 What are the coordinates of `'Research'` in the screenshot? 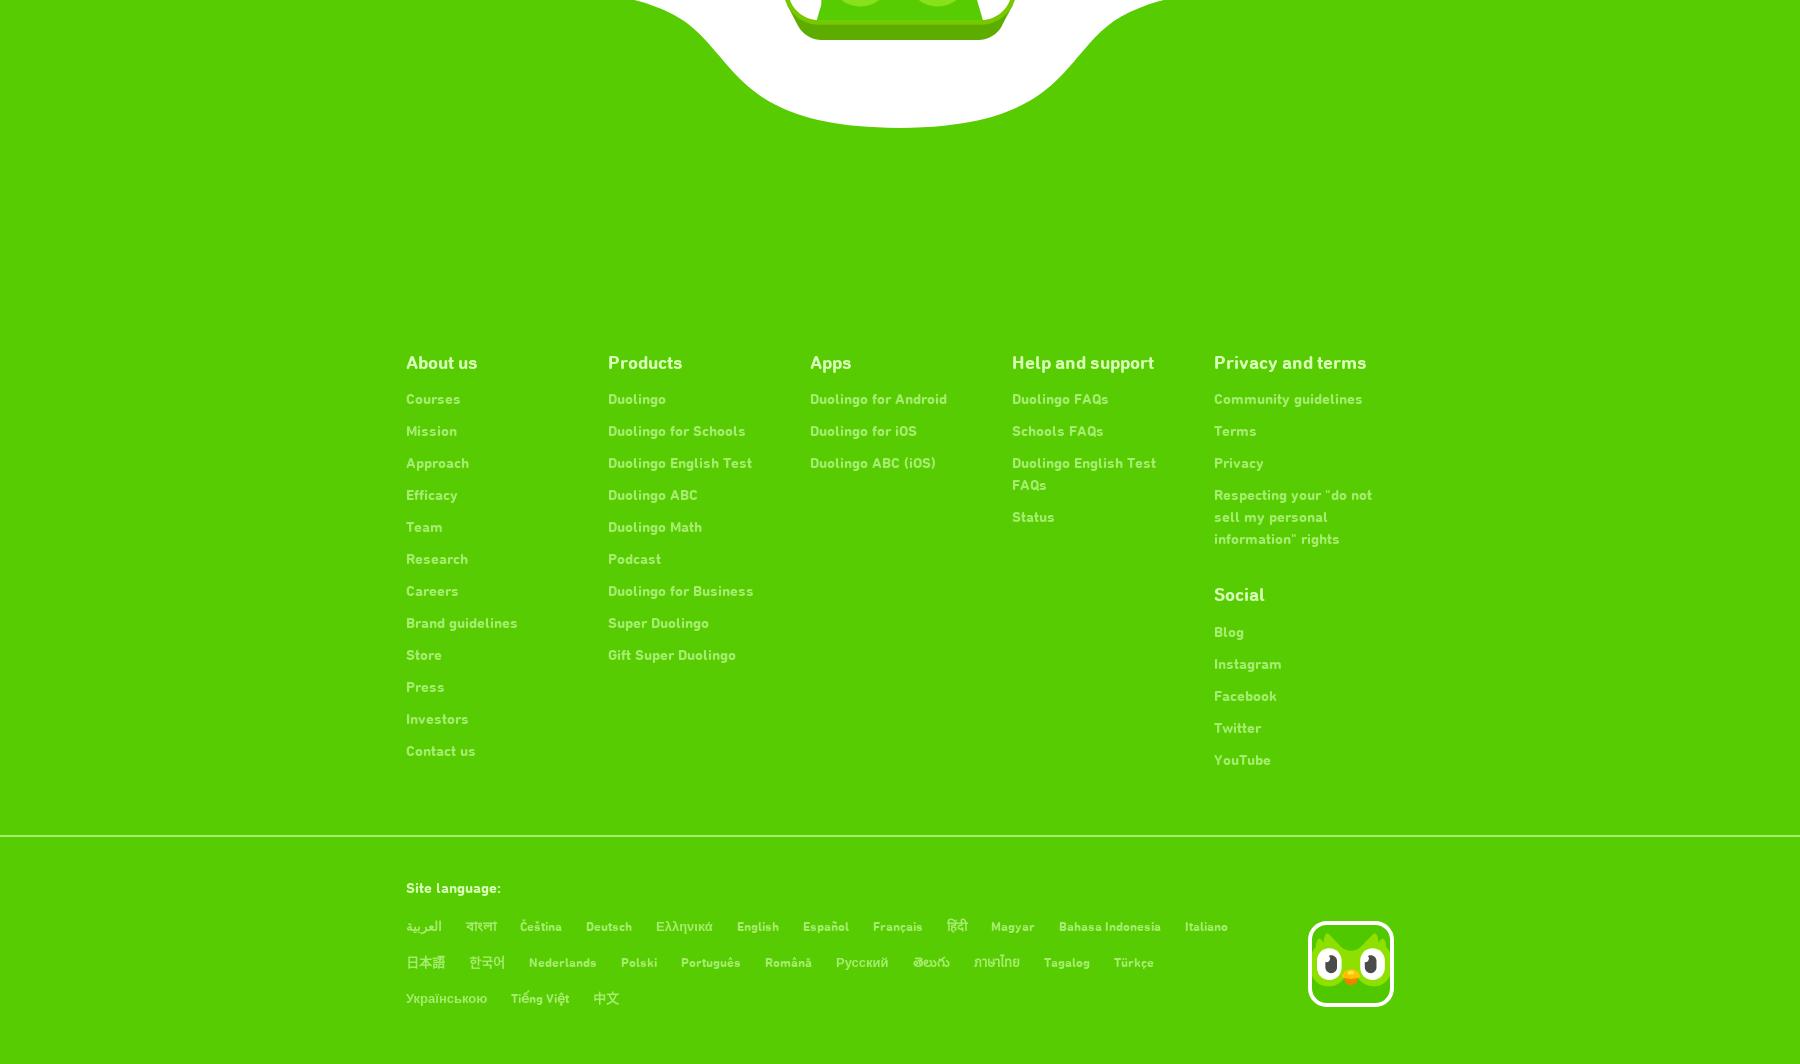 It's located at (437, 559).